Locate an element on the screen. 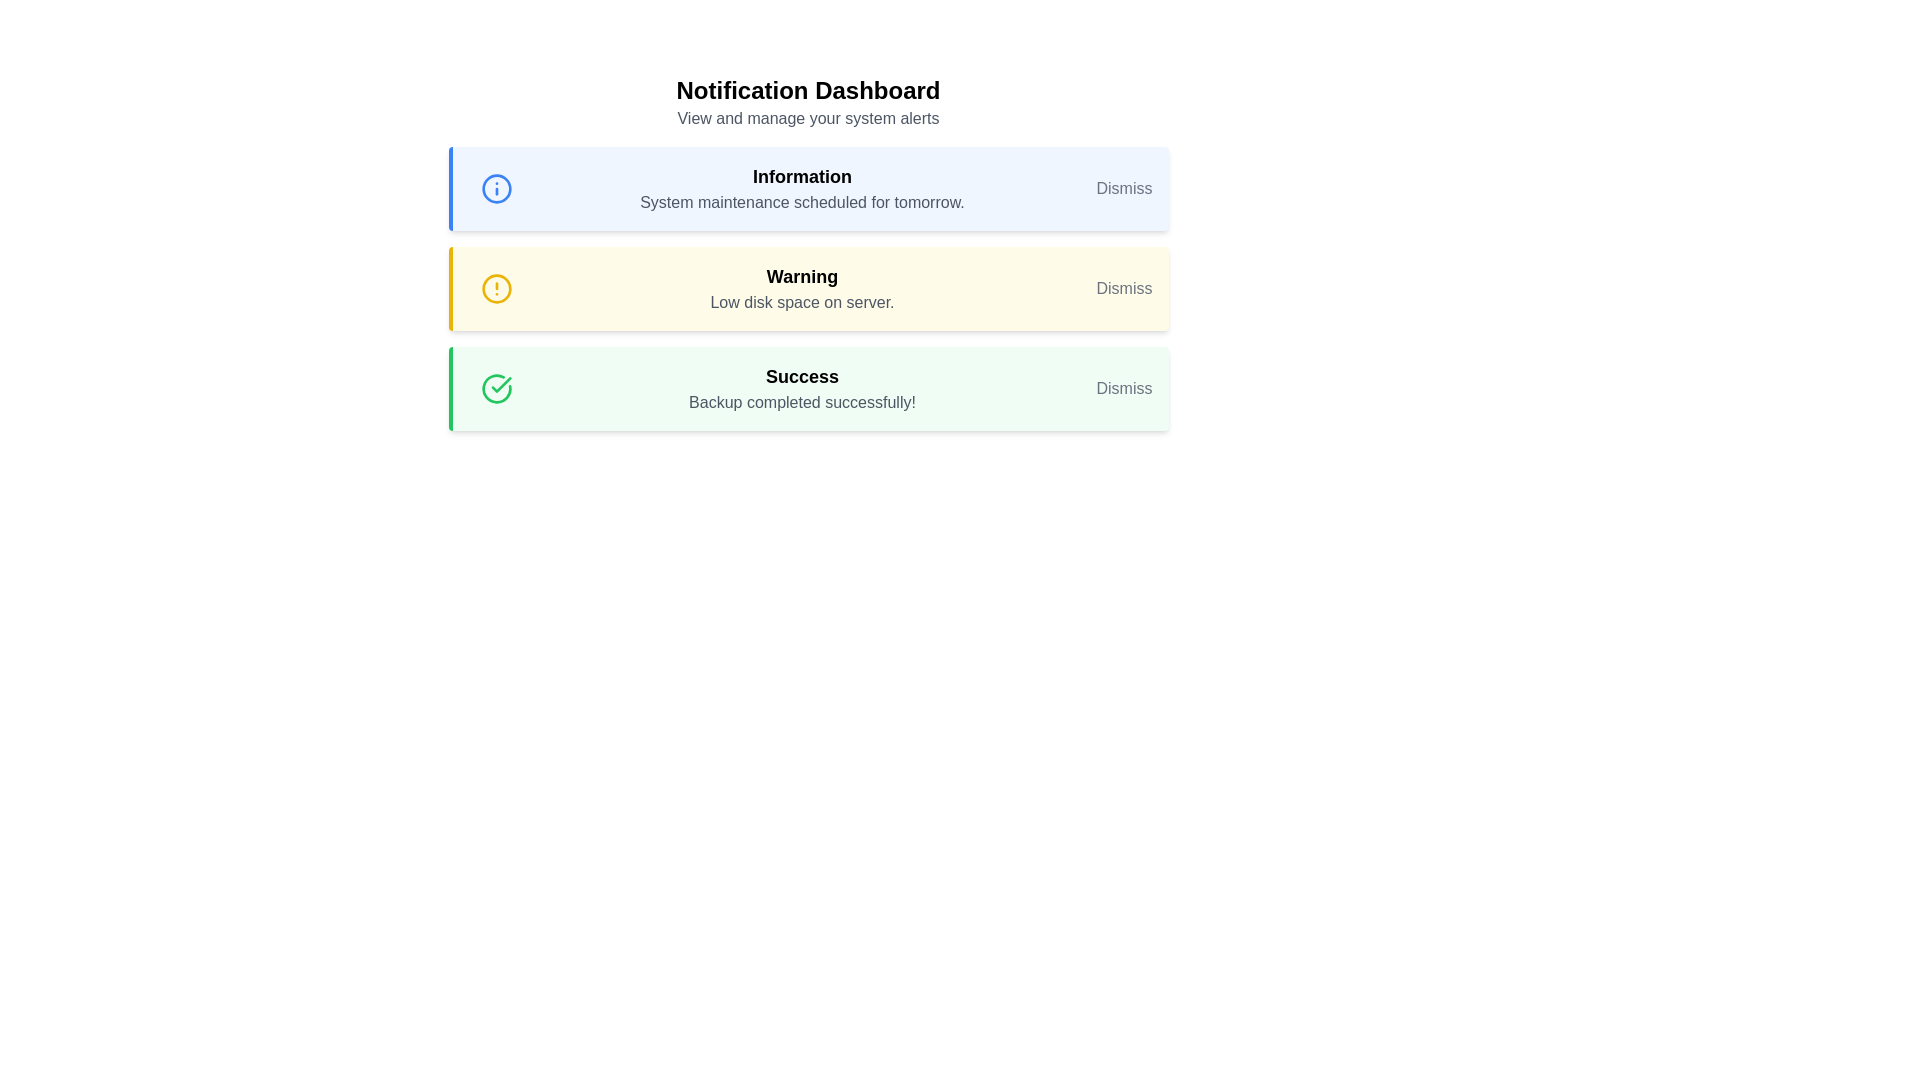 This screenshot has height=1080, width=1920. the static text indicating successful backup completion, located in the green success card below the 'Success' heading is located at coordinates (802, 402).